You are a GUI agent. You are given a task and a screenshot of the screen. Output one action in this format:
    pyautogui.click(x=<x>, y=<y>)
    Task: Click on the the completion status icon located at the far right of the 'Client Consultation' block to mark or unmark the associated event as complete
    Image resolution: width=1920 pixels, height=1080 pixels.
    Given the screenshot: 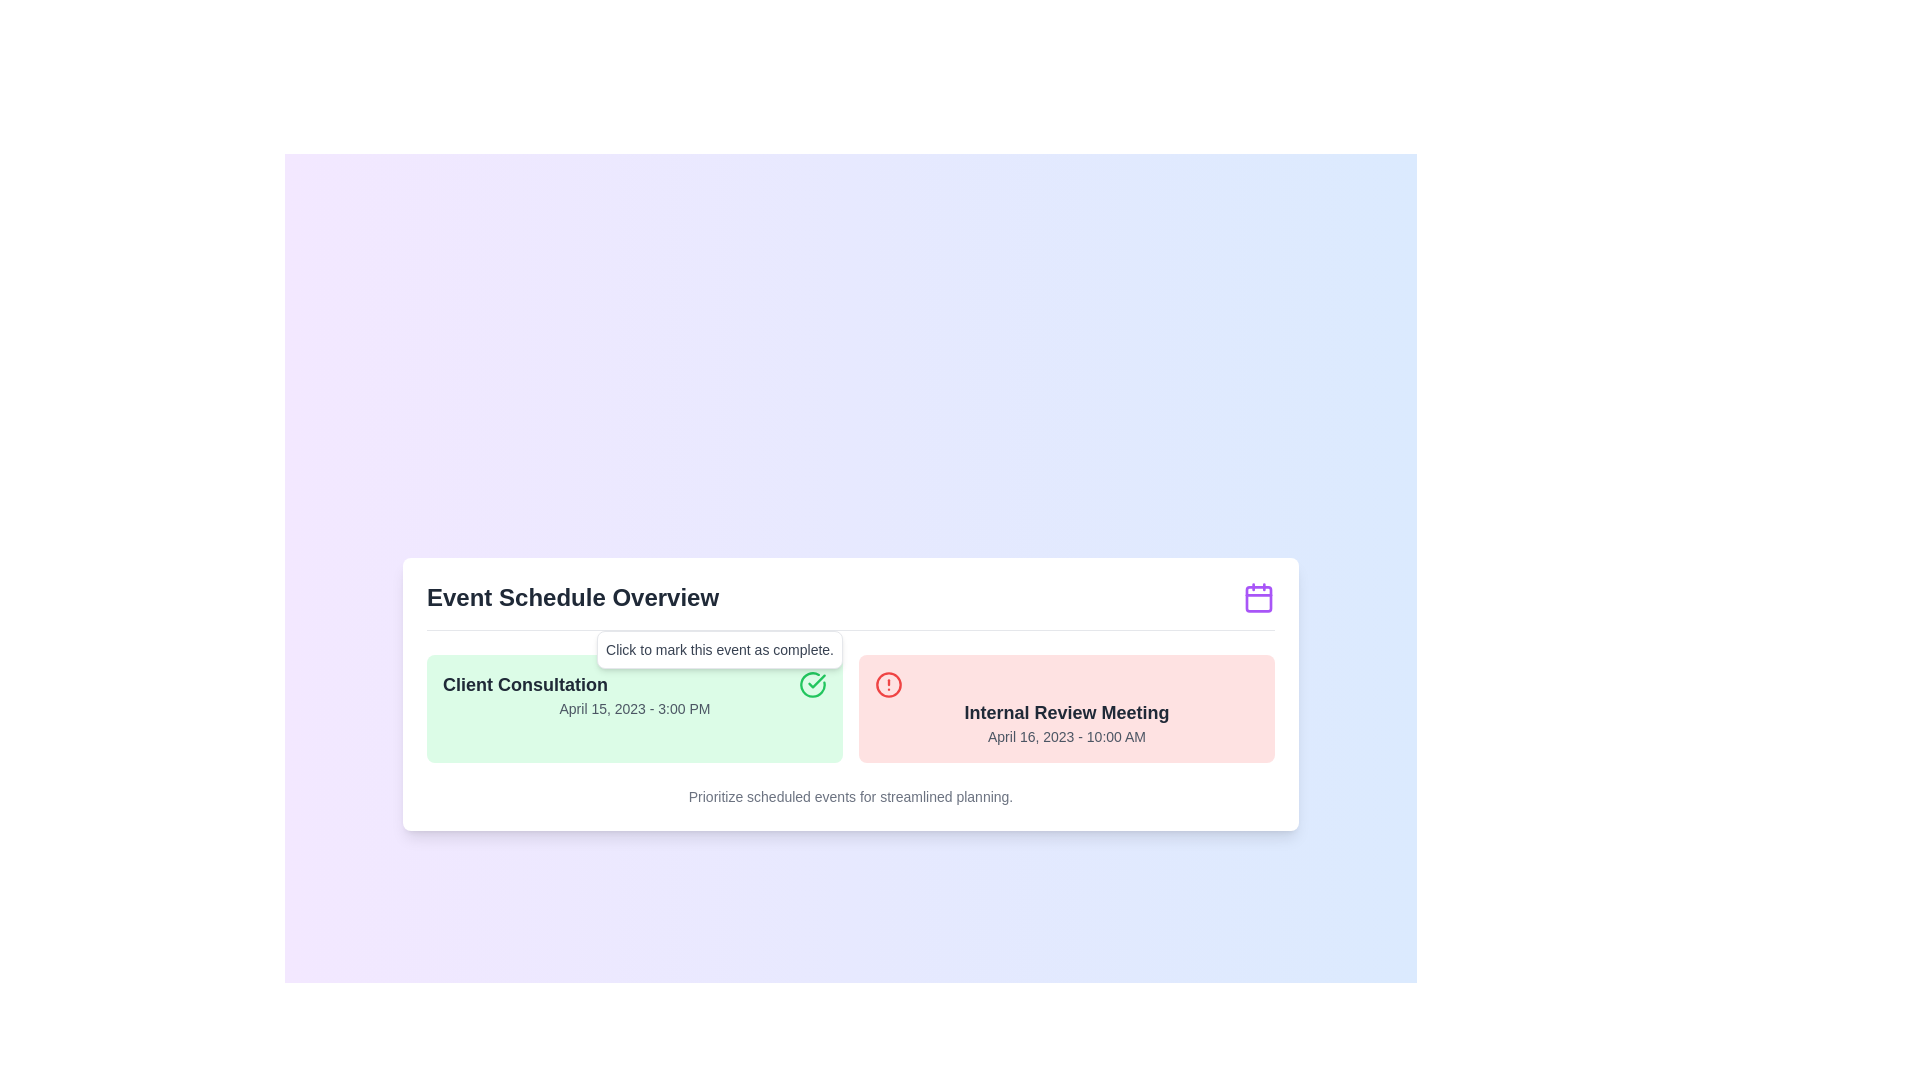 What is the action you would take?
    pyautogui.click(x=812, y=682)
    